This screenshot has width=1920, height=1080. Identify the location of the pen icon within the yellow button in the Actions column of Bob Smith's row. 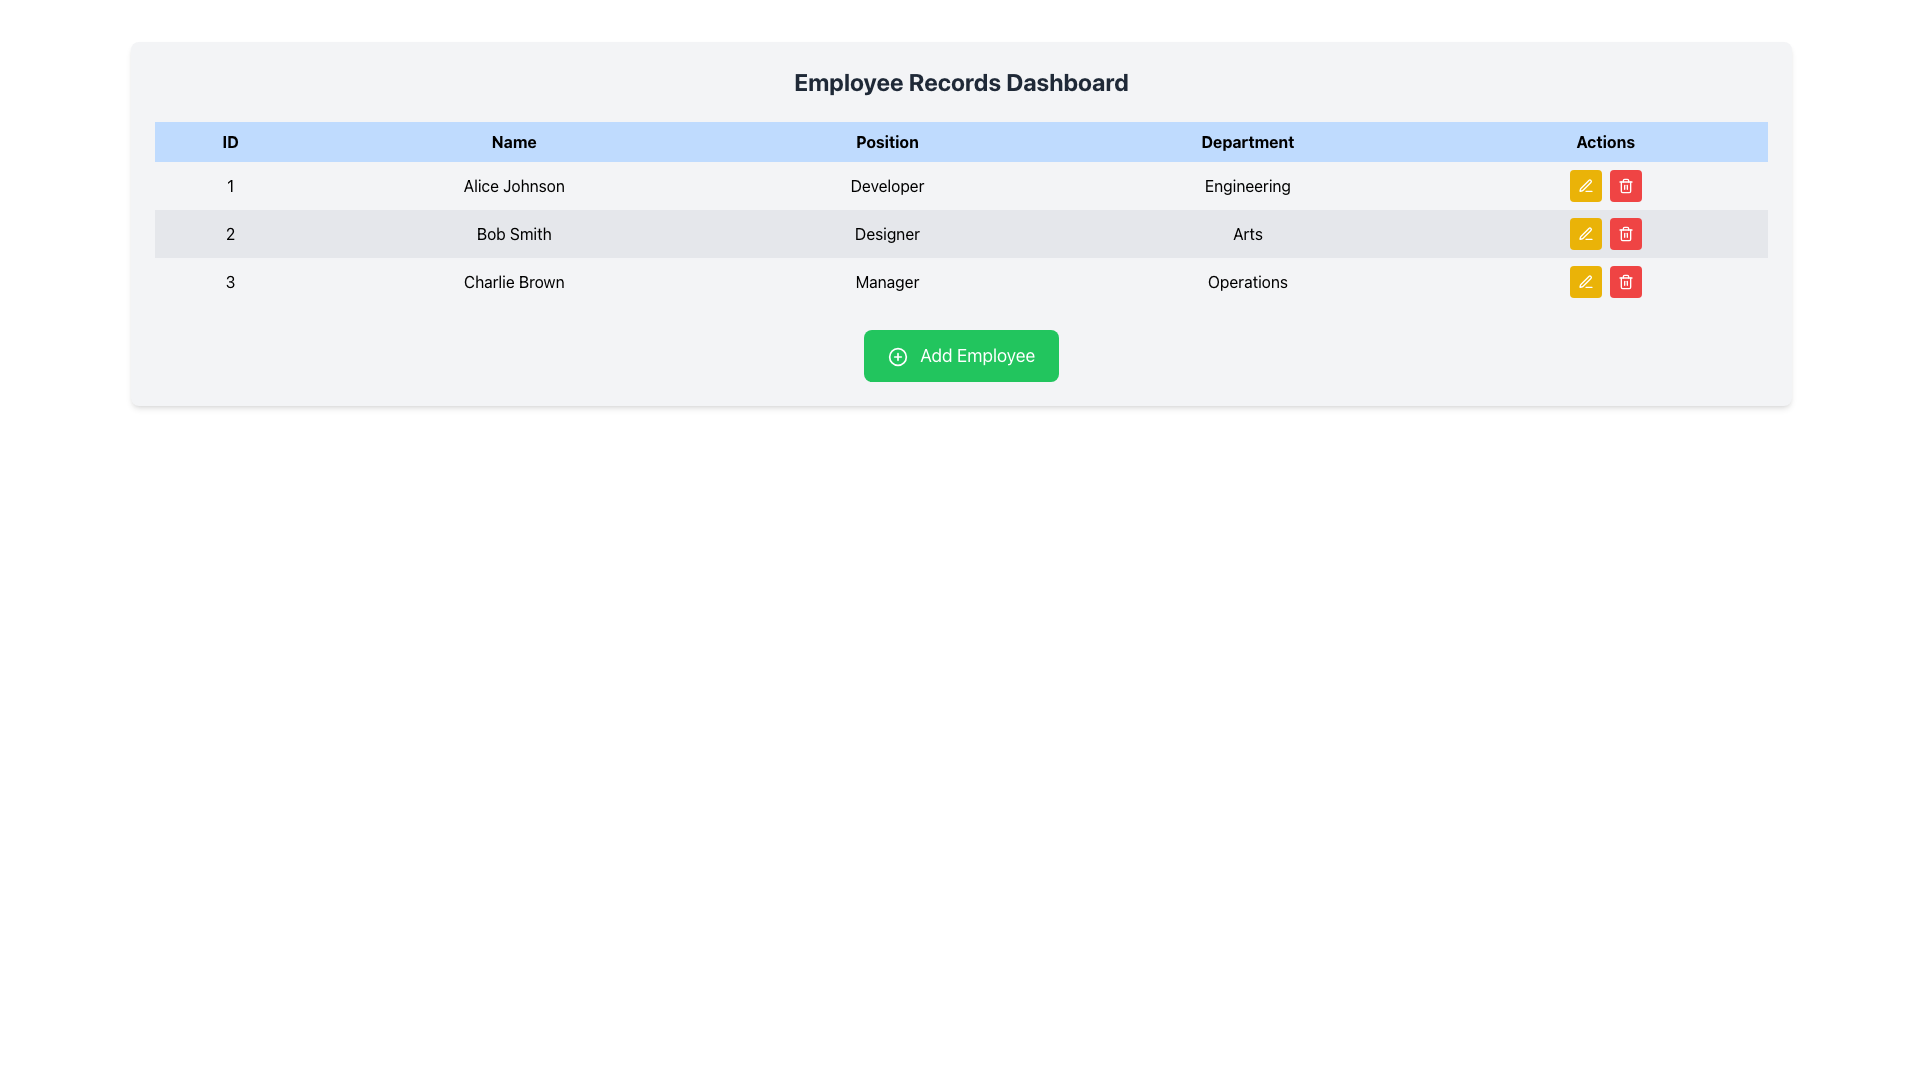
(1584, 233).